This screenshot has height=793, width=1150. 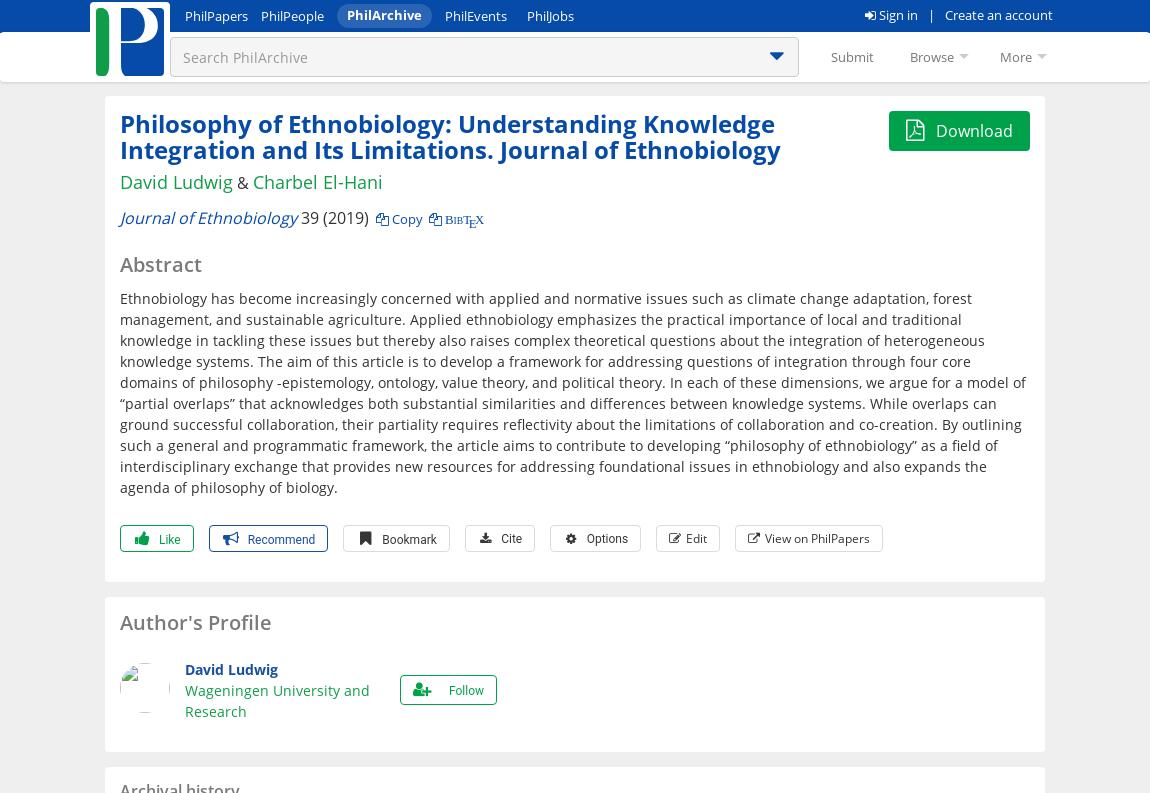 I want to click on 'More', so click(x=1016, y=57).